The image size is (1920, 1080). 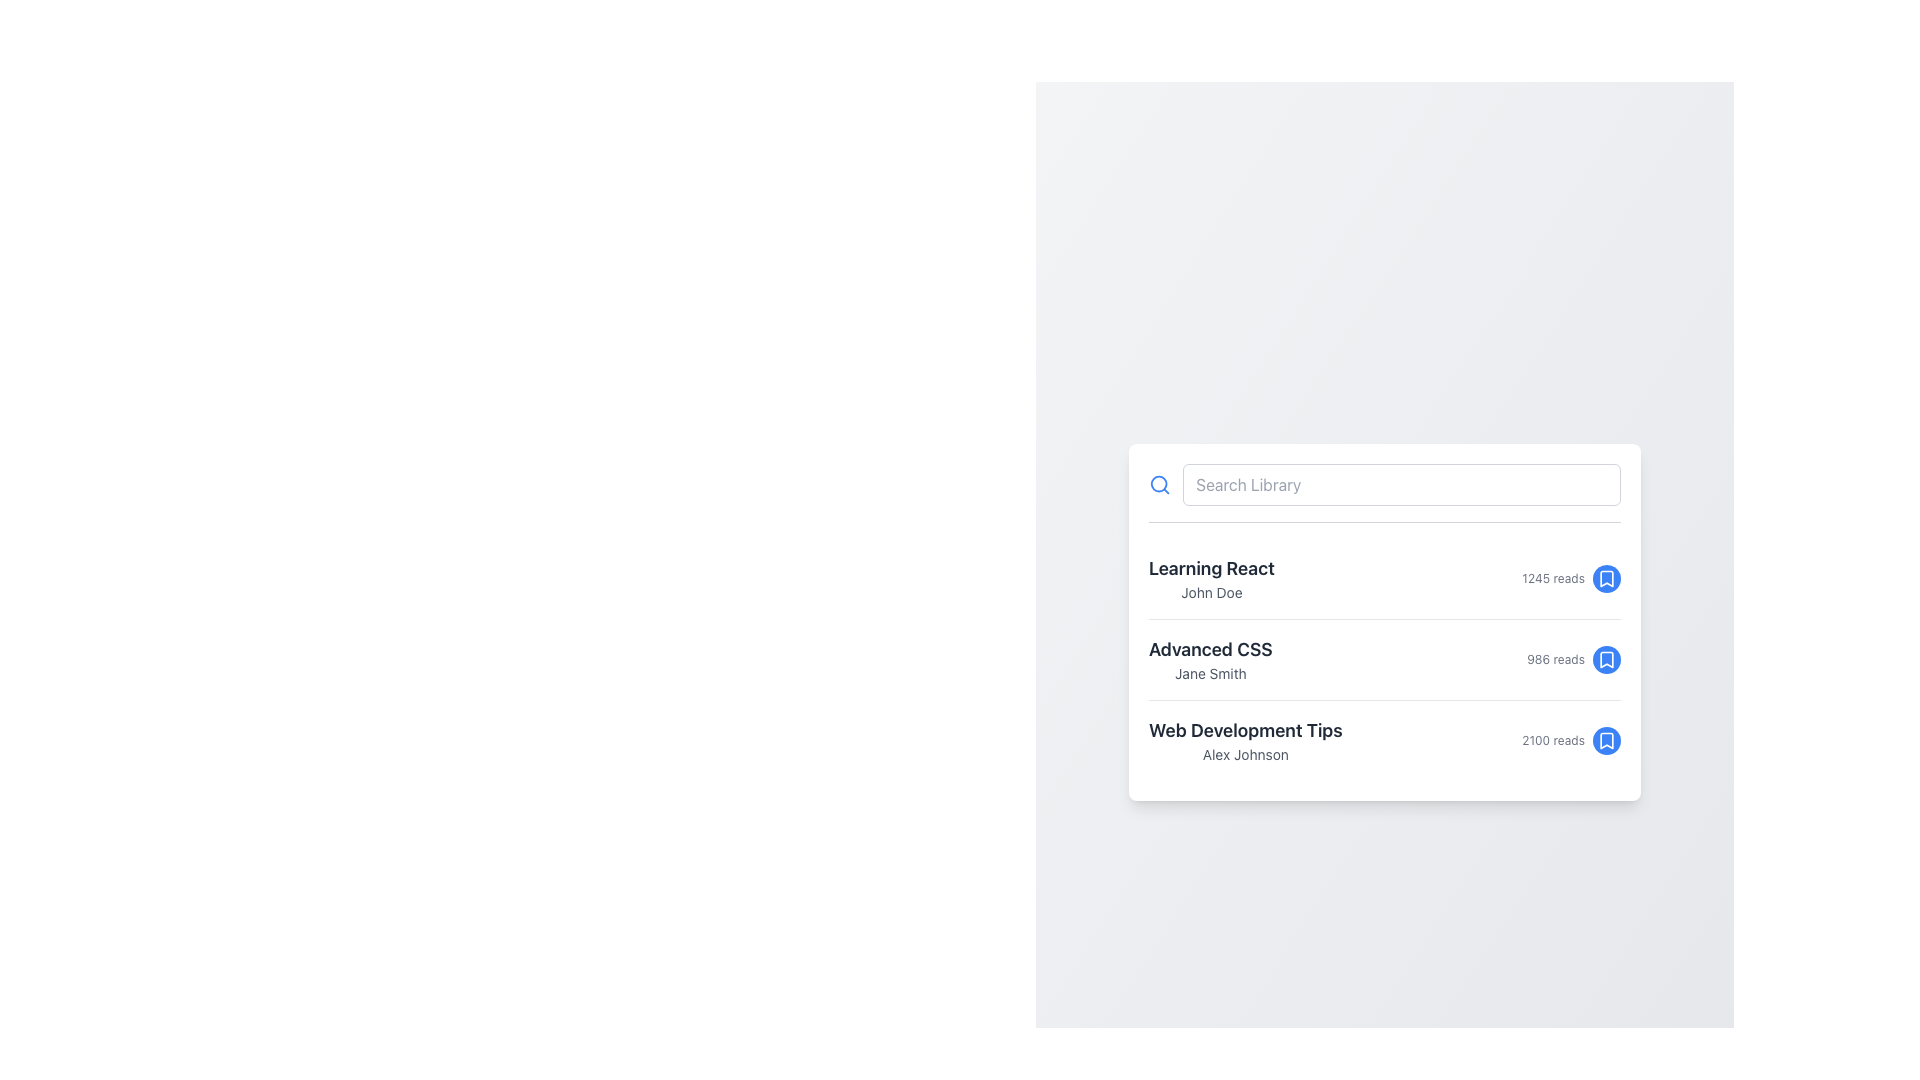 I want to click on the Textual Information Block displaying 'Learning React' and 'John Doe', which is the first item in the list beneath the search bar, so click(x=1210, y=578).